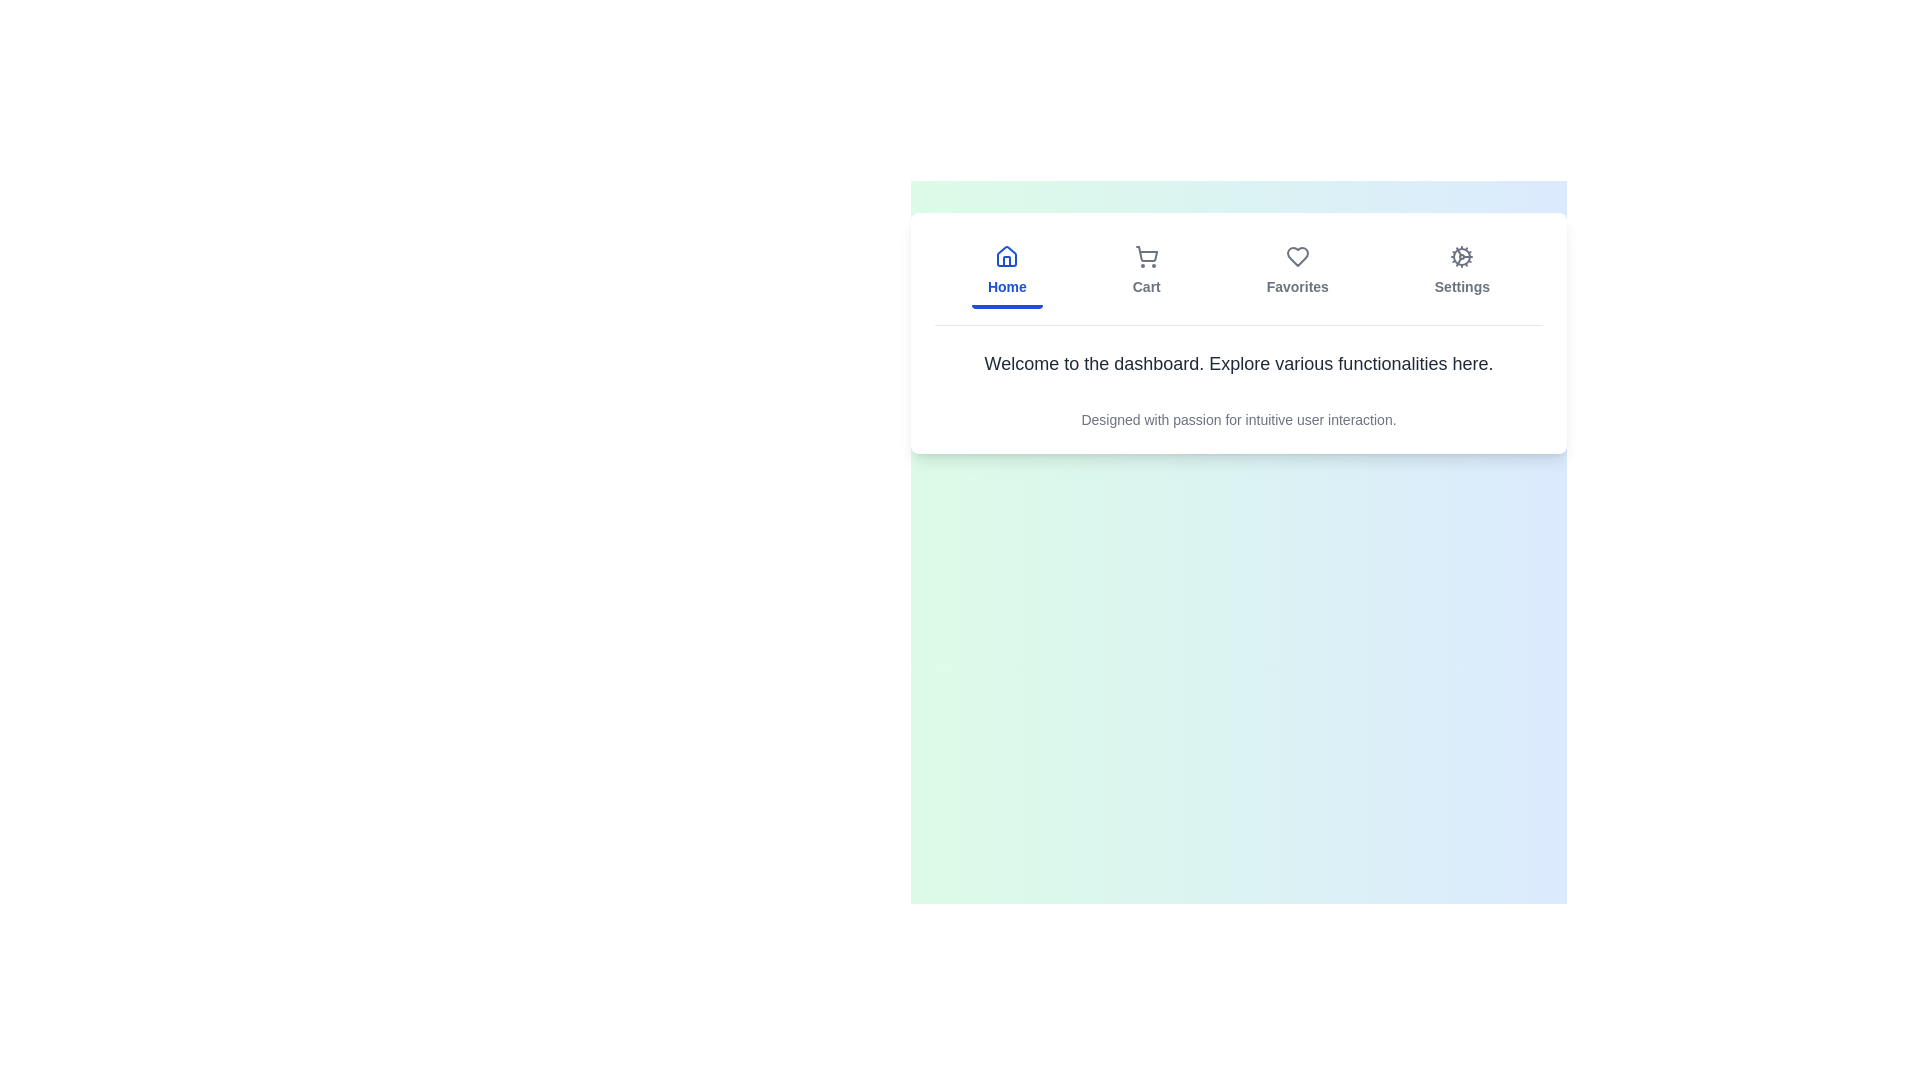 The width and height of the screenshot is (1920, 1080). Describe the element at coordinates (1007, 255) in the screenshot. I see `the 'Home' icon element within the navigation menu, represented by a house image, located at the specified coordinates` at that location.